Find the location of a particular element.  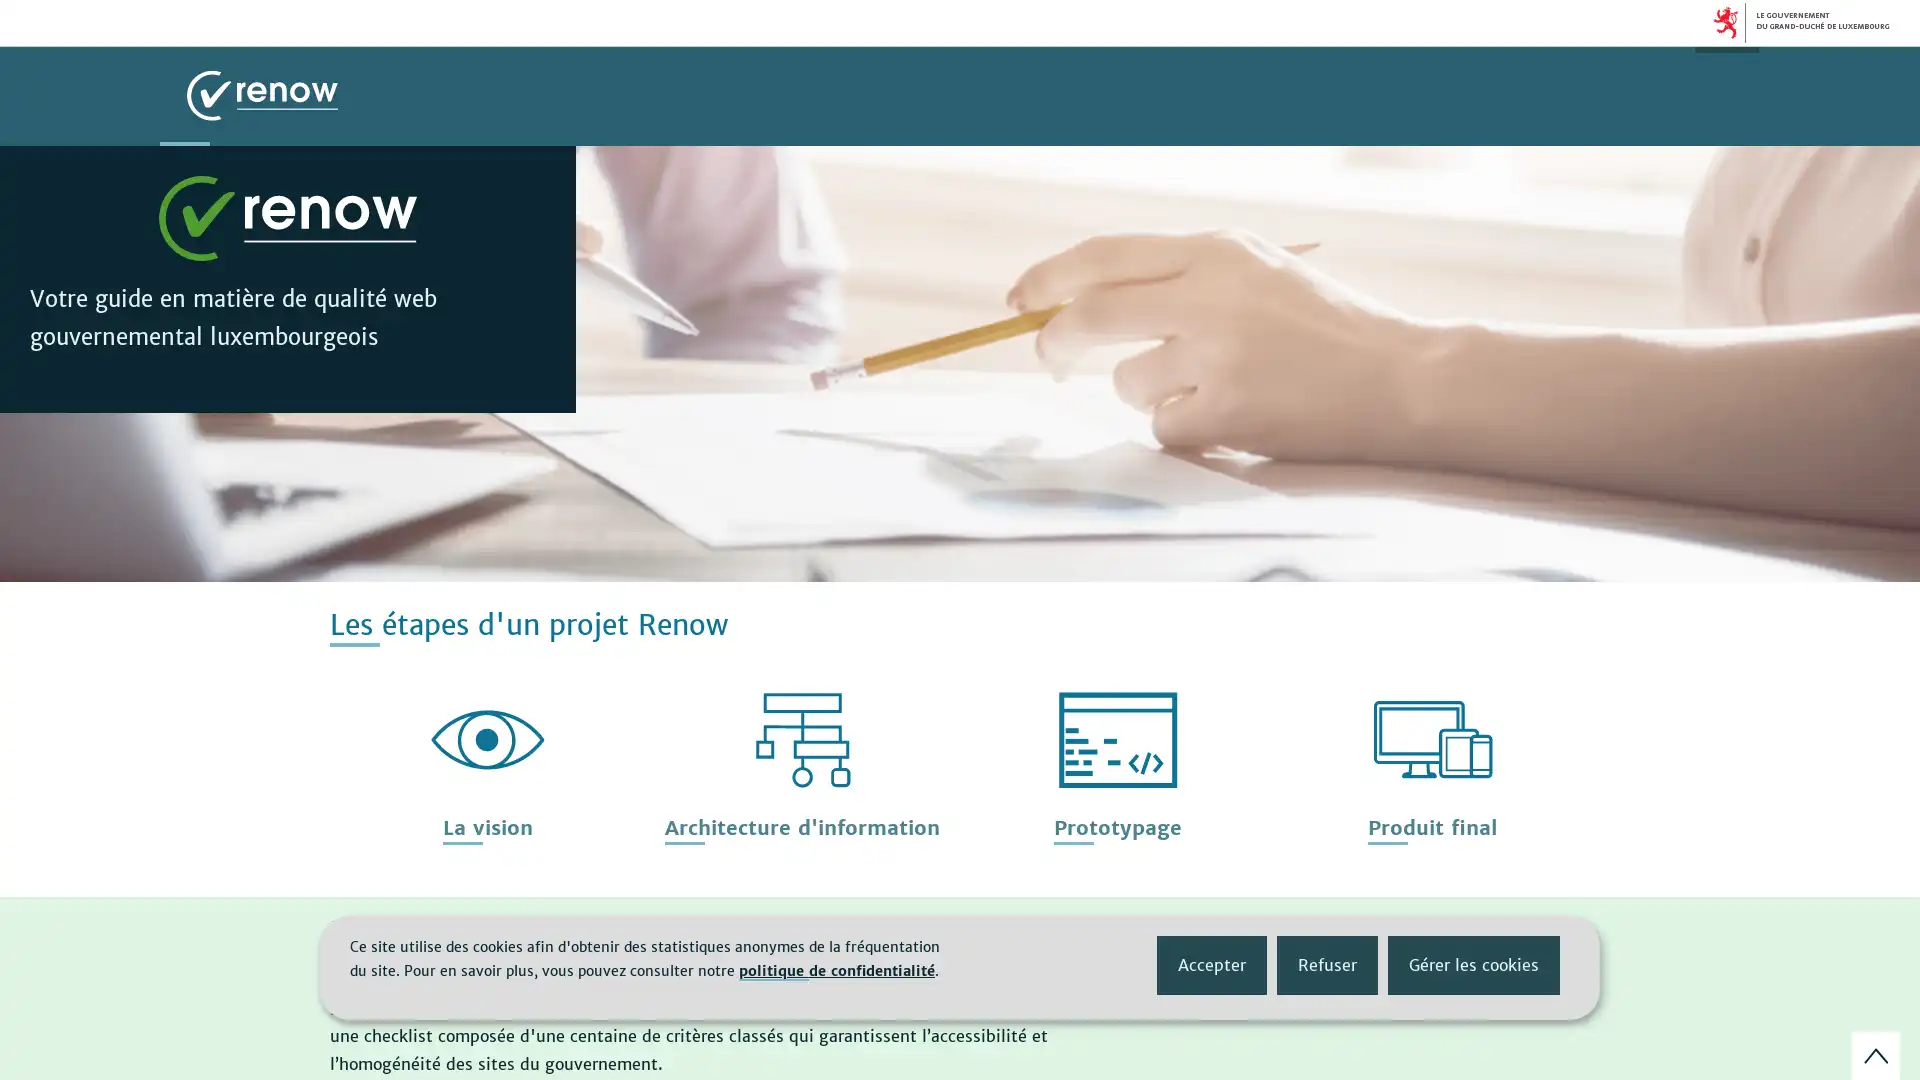

Gerer les cookies is located at coordinates (1473, 963).